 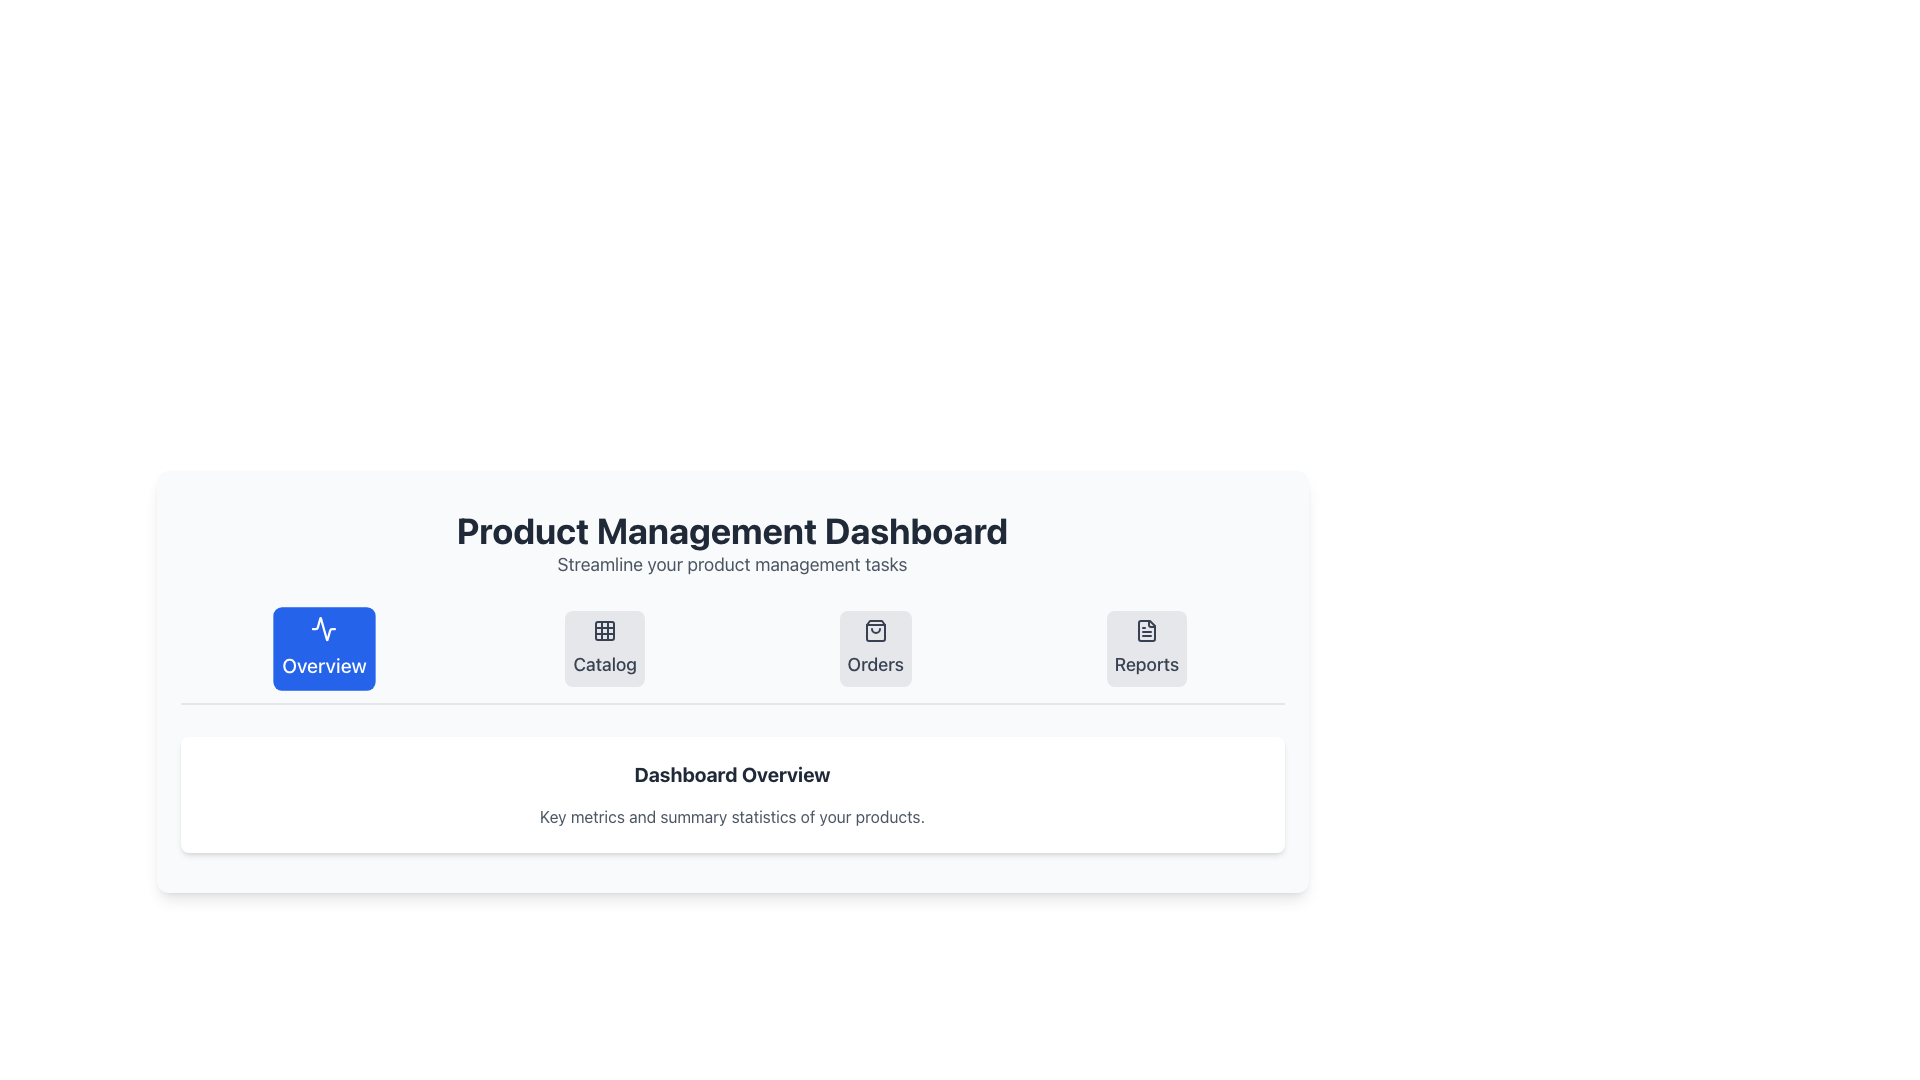 I want to click on text label that describes the order-related icon located below the shopping bag icon and above the card-like structure in the middle section of the navigation group, so click(x=875, y=664).